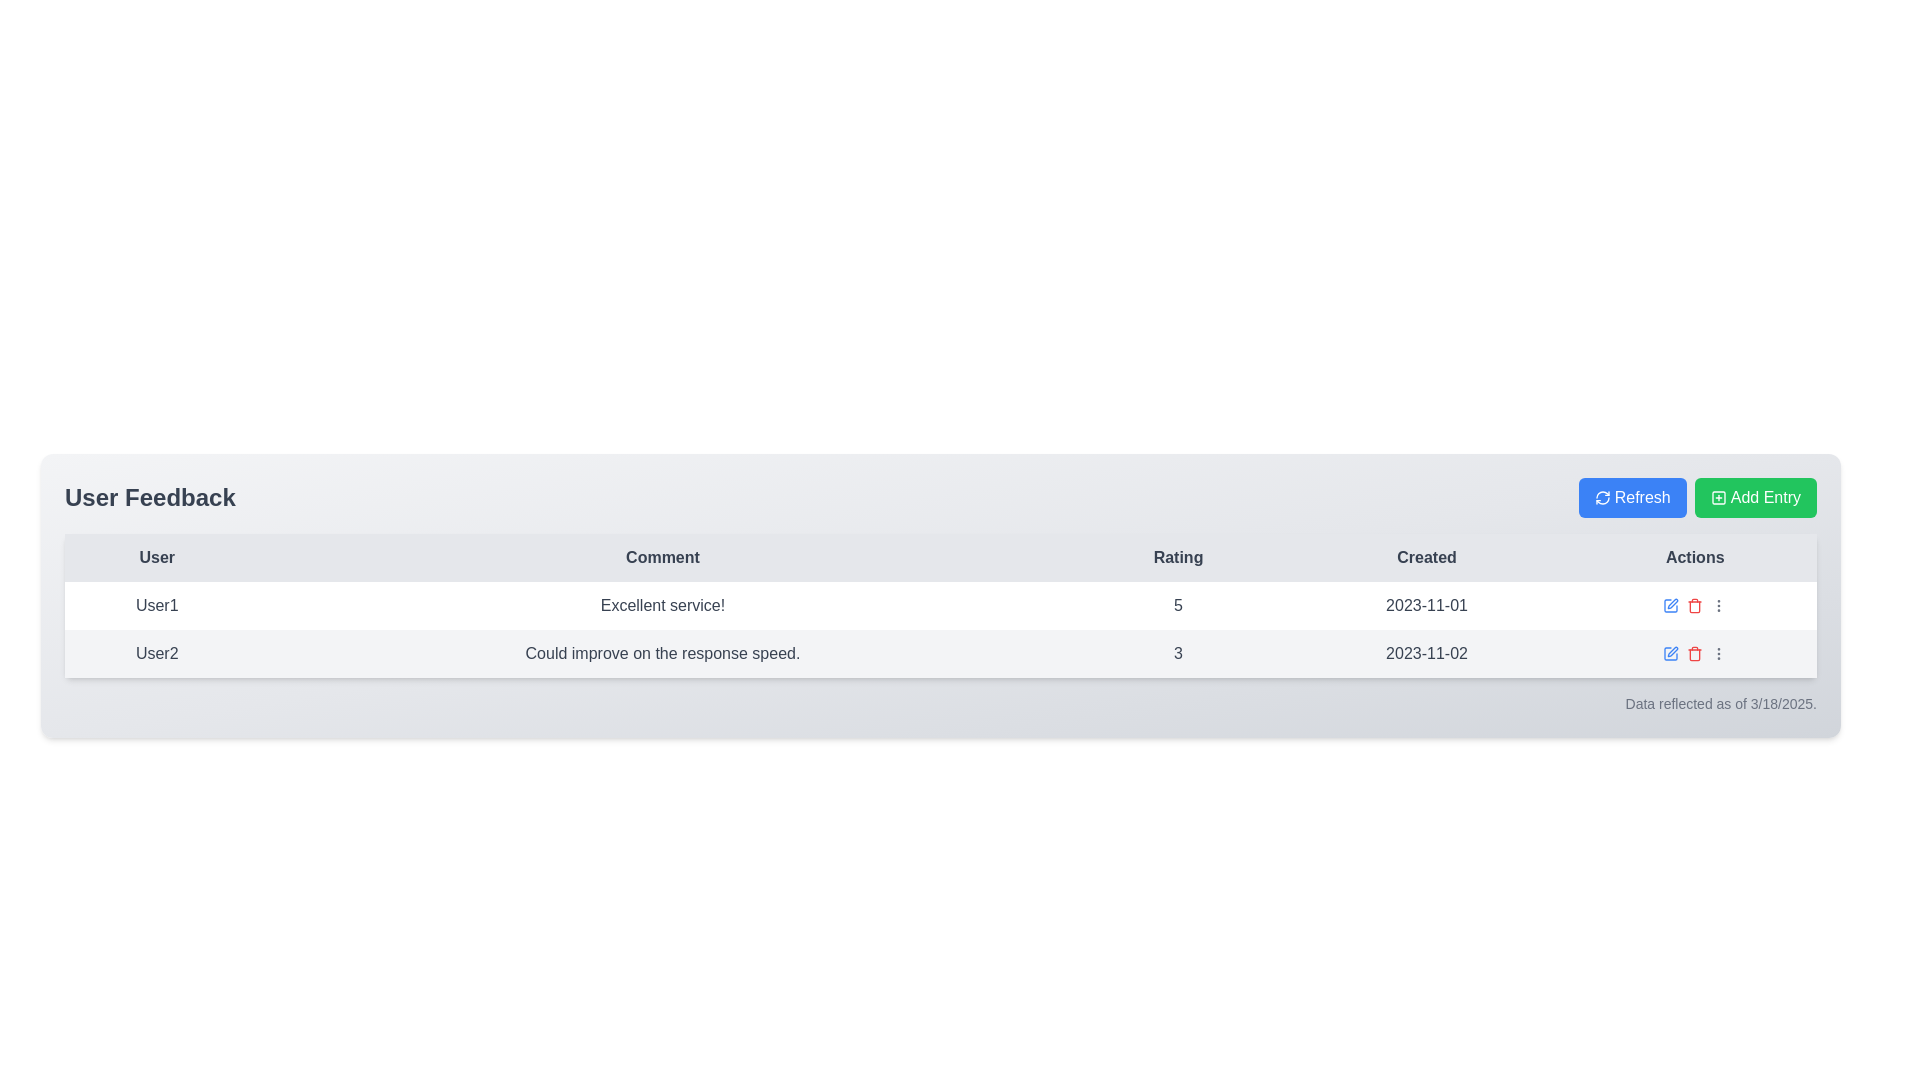 Image resolution: width=1920 pixels, height=1080 pixels. I want to click on the text label displaying the user's feedback comment in the second row of the feedback table under the 'Comment' column, next to the 'User2' entry, so click(662, 654).